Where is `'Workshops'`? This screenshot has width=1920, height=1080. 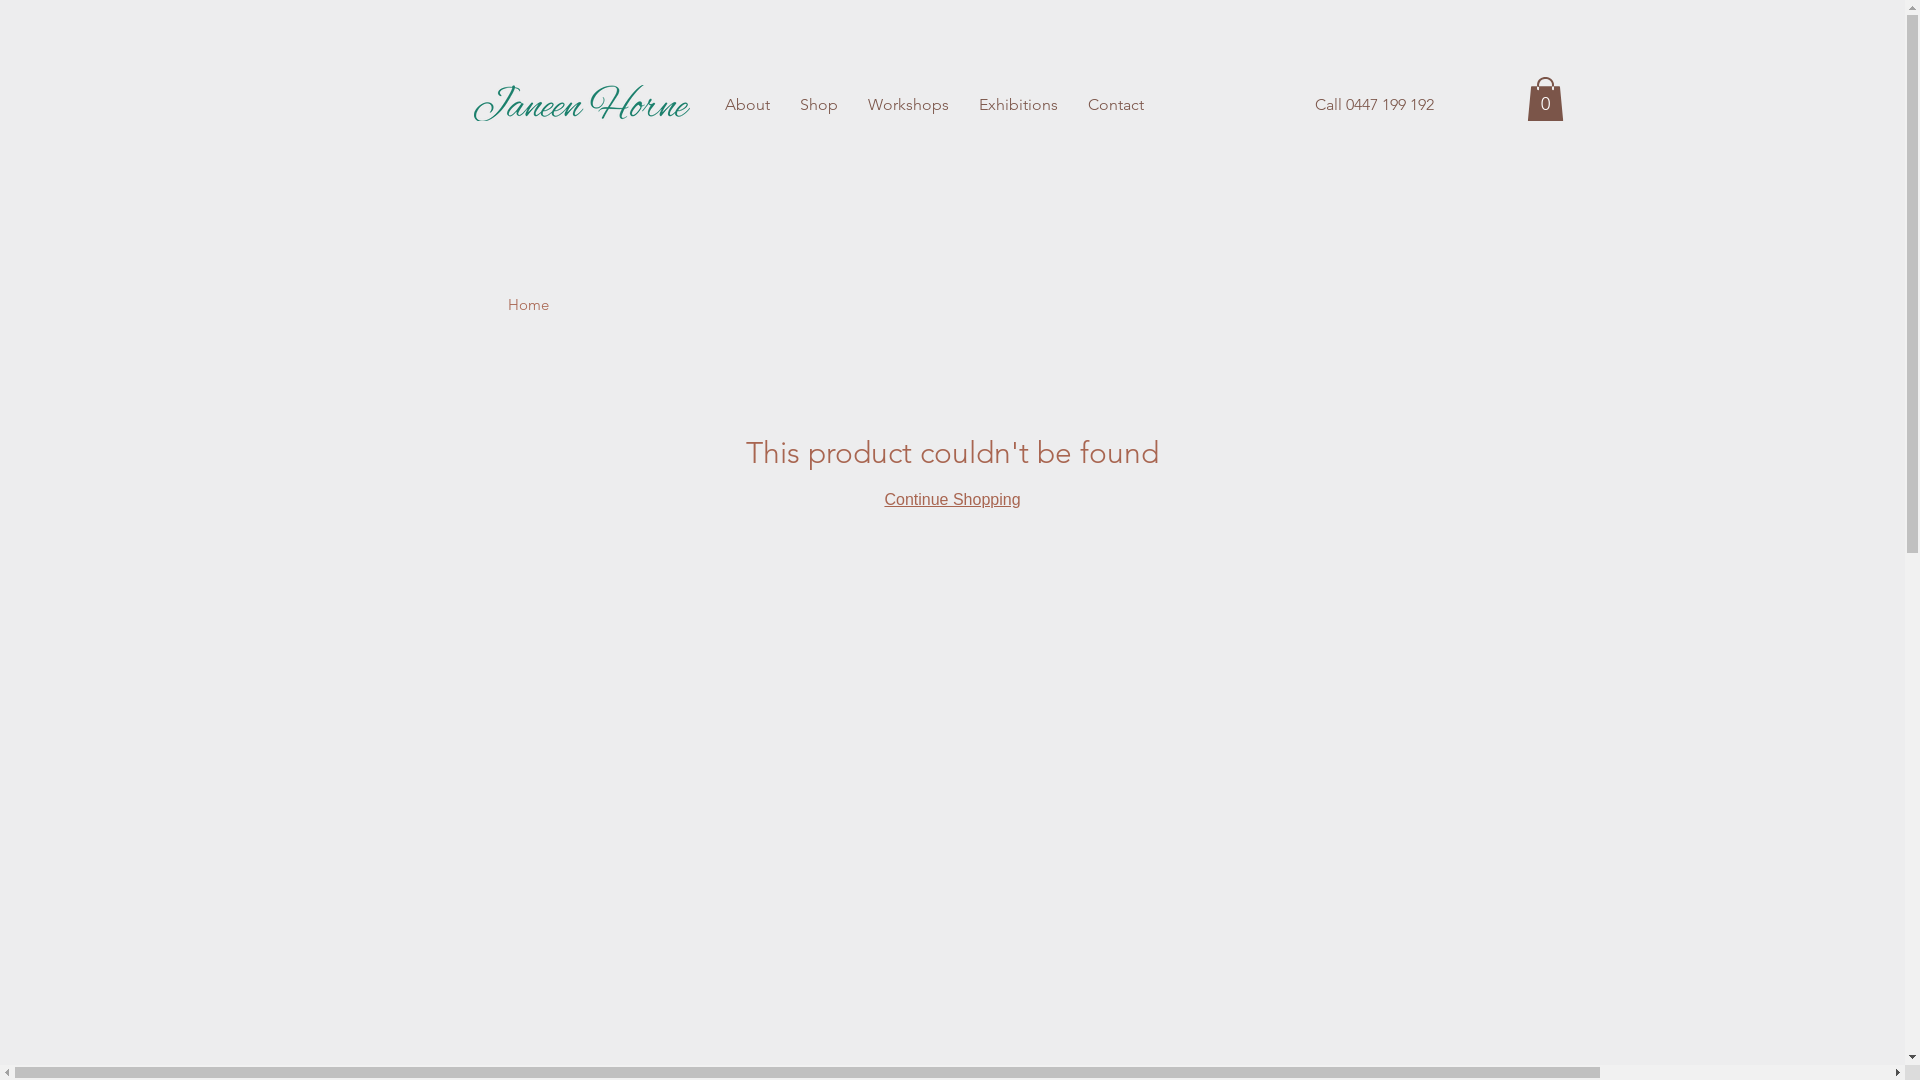
'Workshops' is located at coordinates (851, 104).